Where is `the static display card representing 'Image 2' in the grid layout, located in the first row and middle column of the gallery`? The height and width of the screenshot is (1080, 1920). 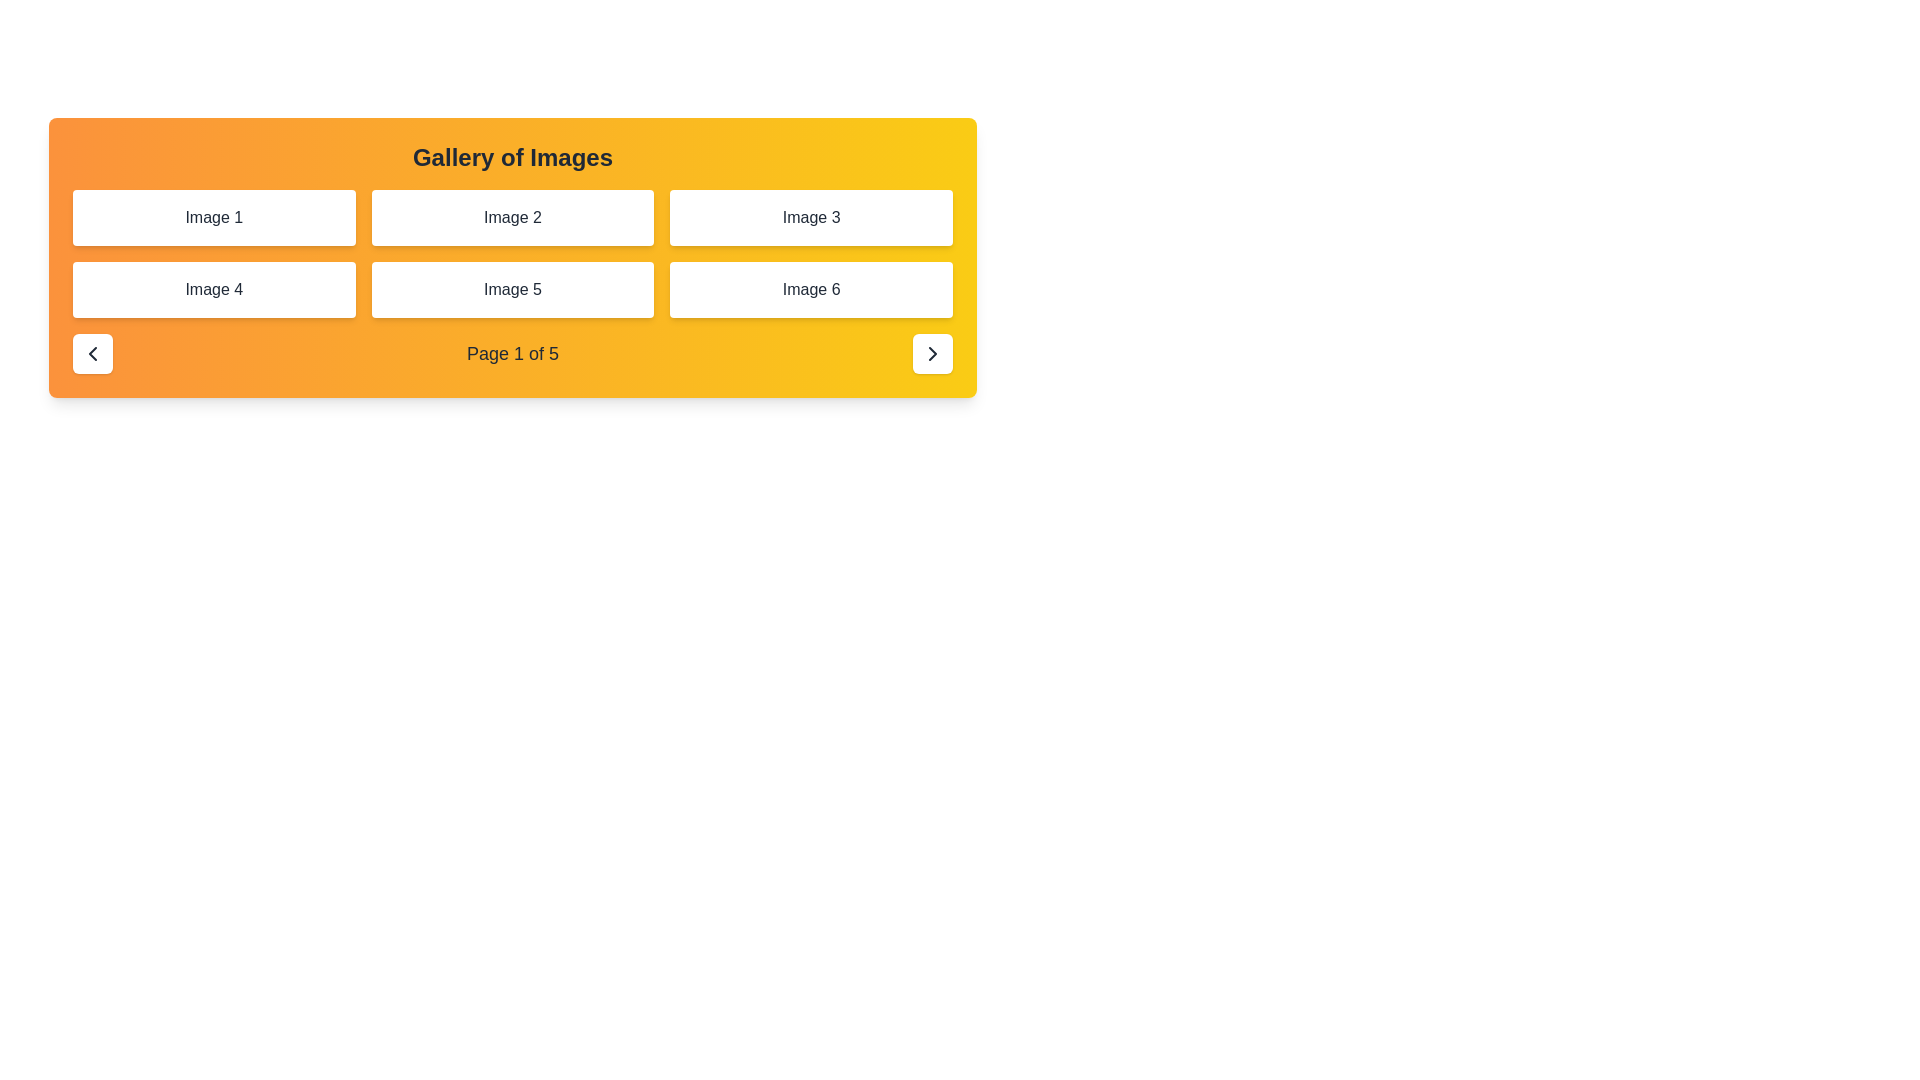
the static display card representing 'Image 2' in the grid layout, located in the first row and middle column of the gallery is located at coordinates (513, 218).